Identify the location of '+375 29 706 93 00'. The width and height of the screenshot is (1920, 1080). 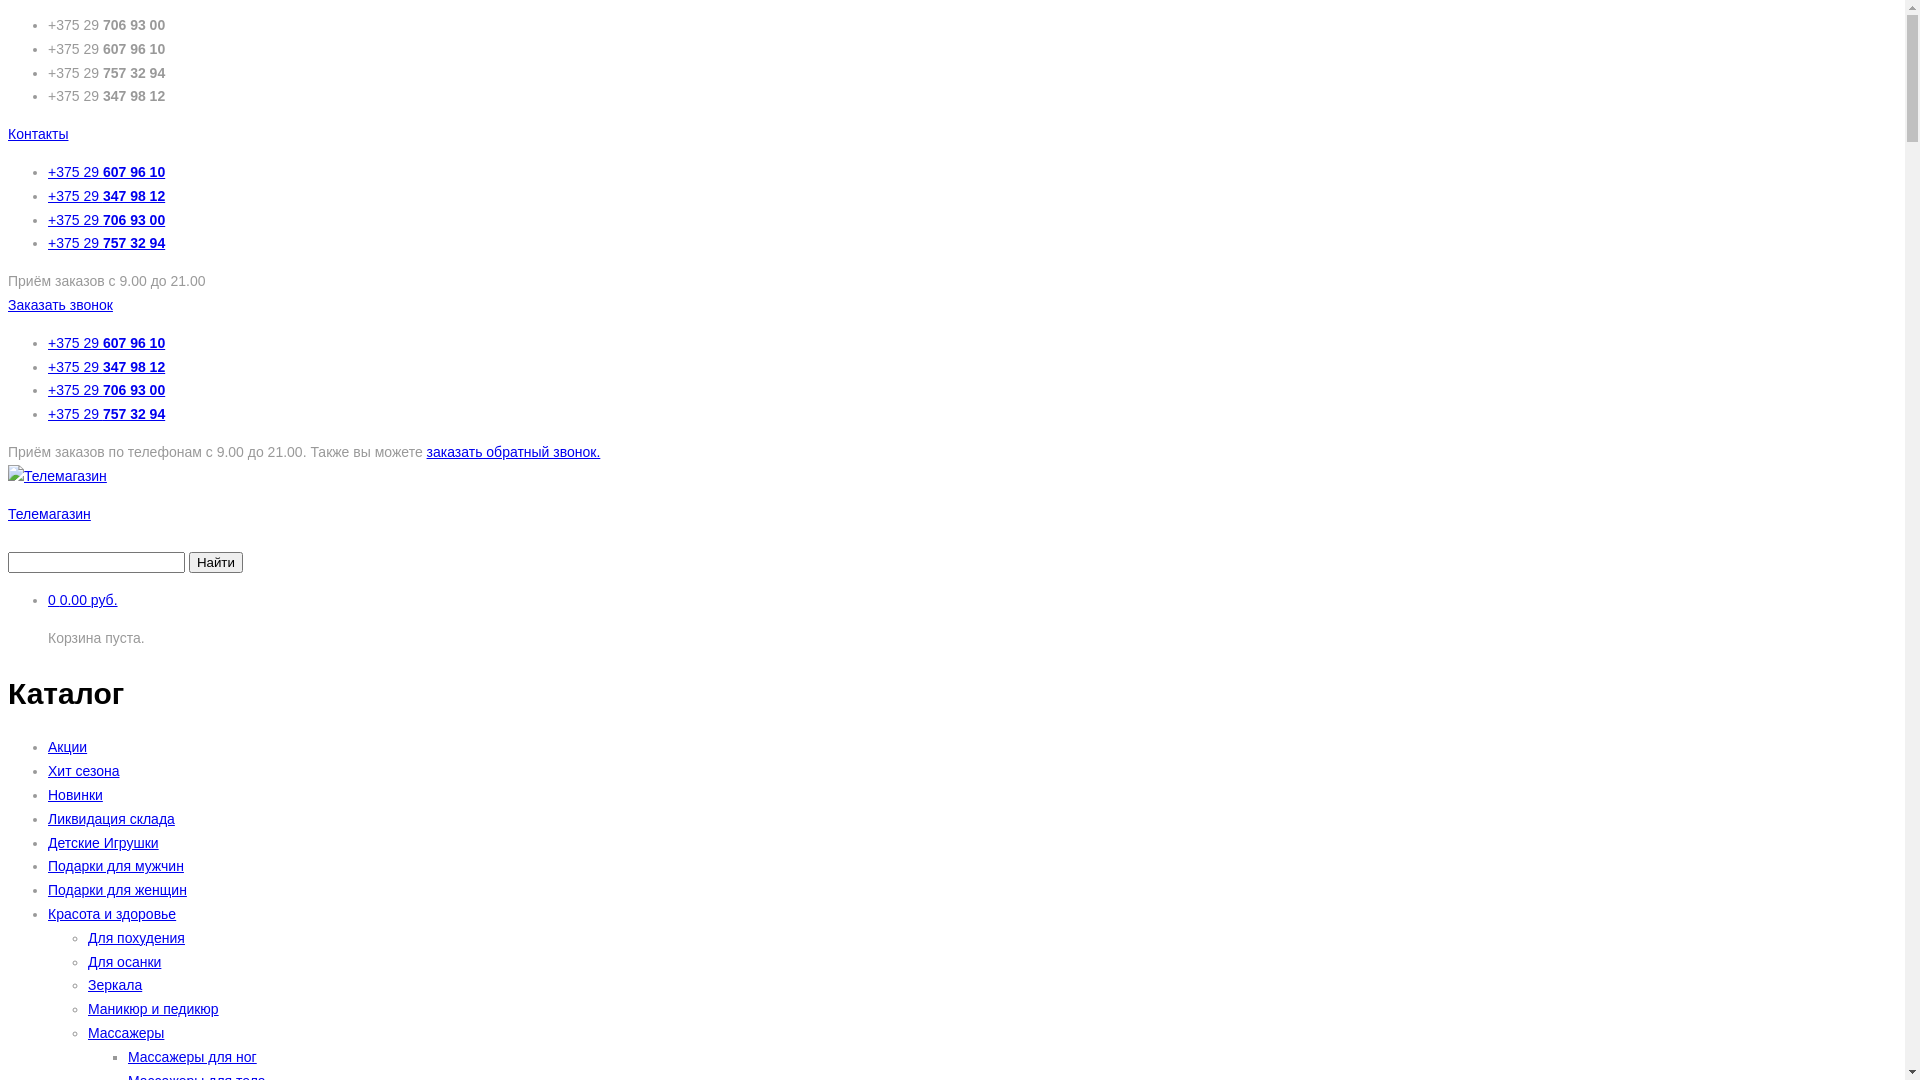
(105, 219).